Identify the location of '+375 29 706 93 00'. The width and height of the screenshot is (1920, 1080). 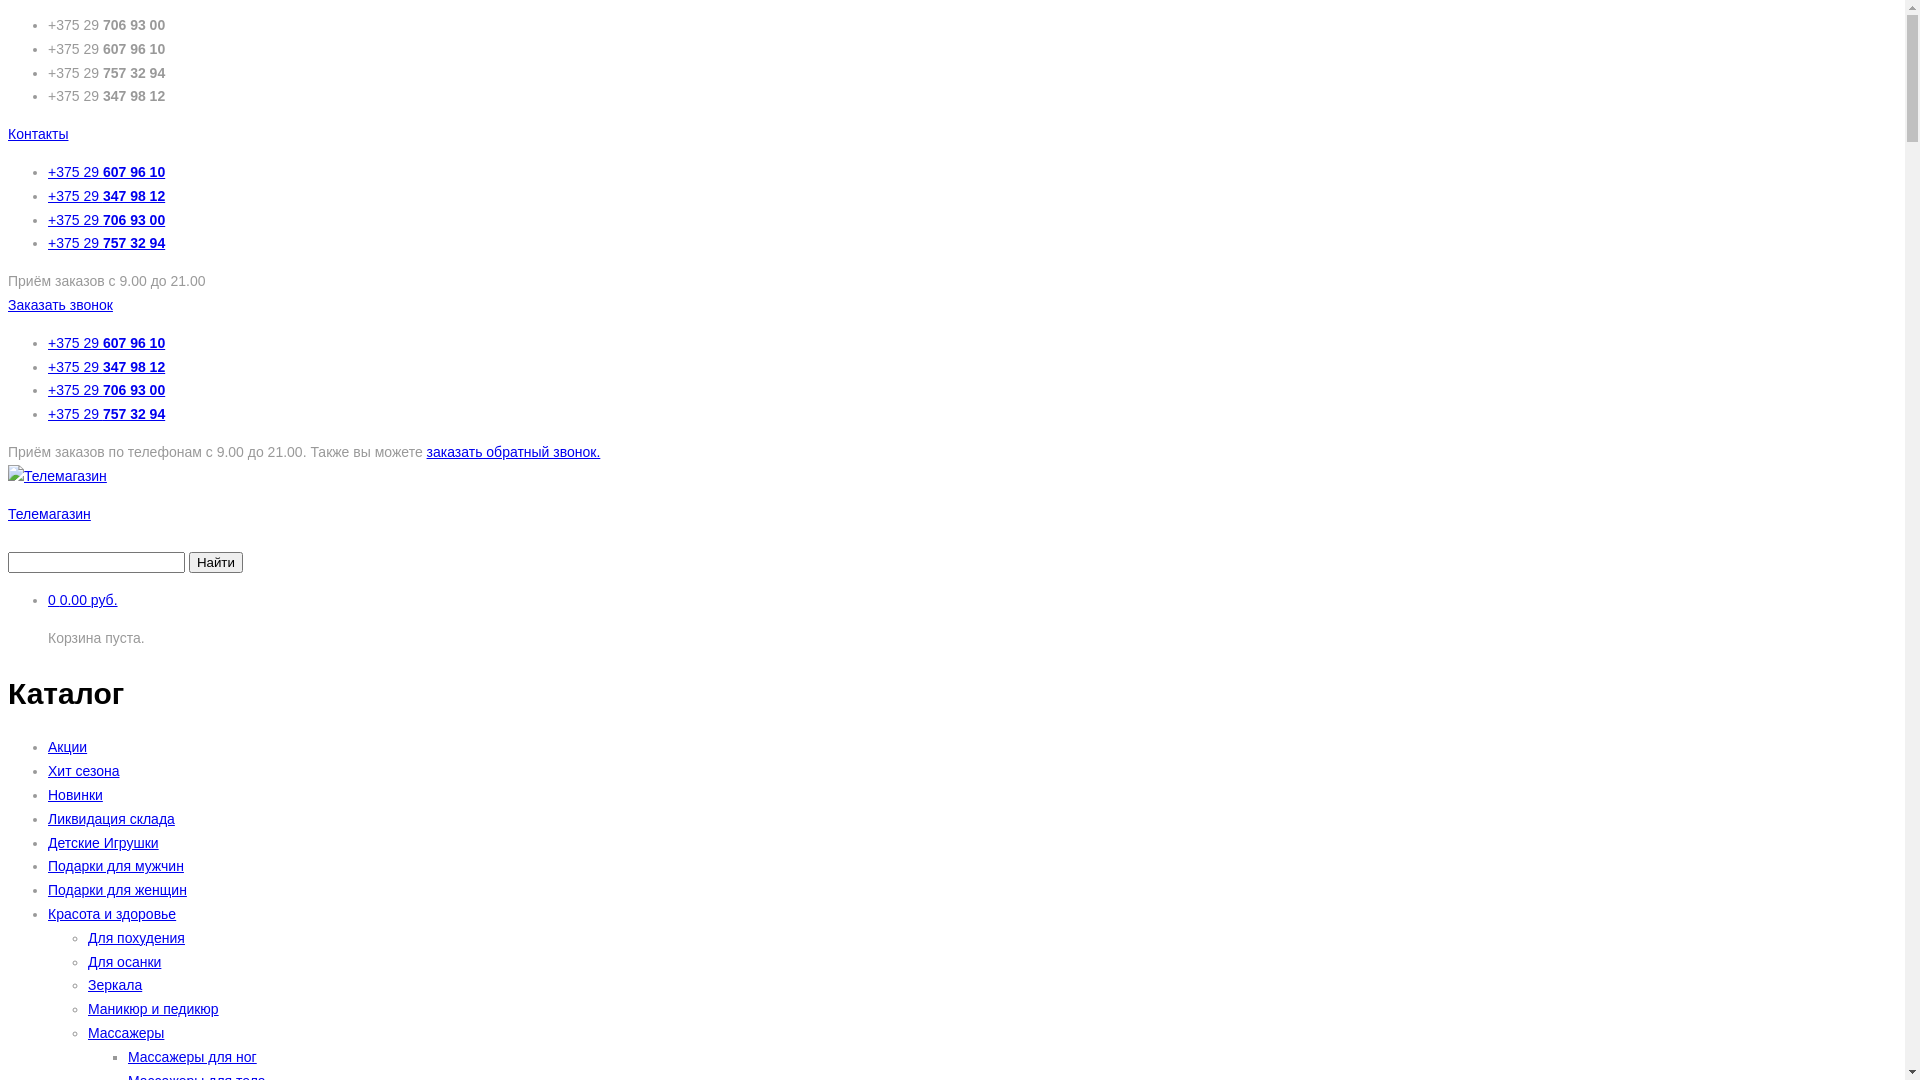
(105, 219).